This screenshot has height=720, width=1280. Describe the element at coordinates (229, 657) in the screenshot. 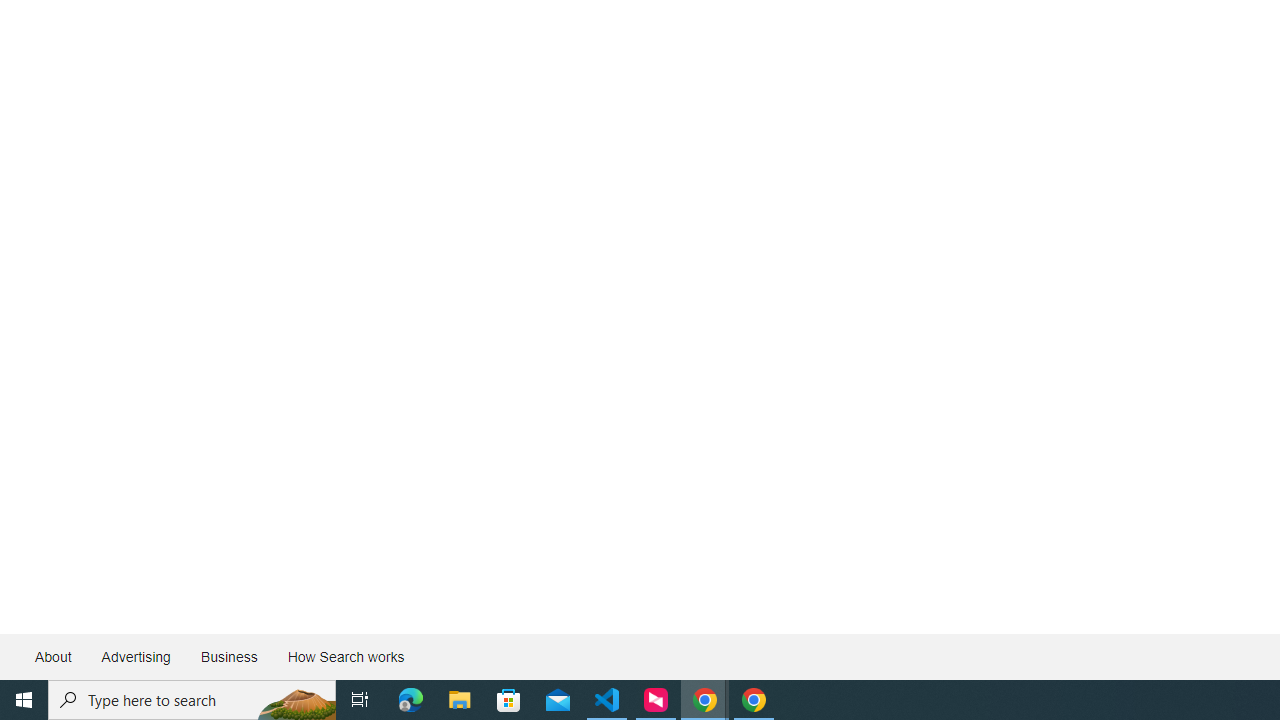

I see `'Business'` at that location.